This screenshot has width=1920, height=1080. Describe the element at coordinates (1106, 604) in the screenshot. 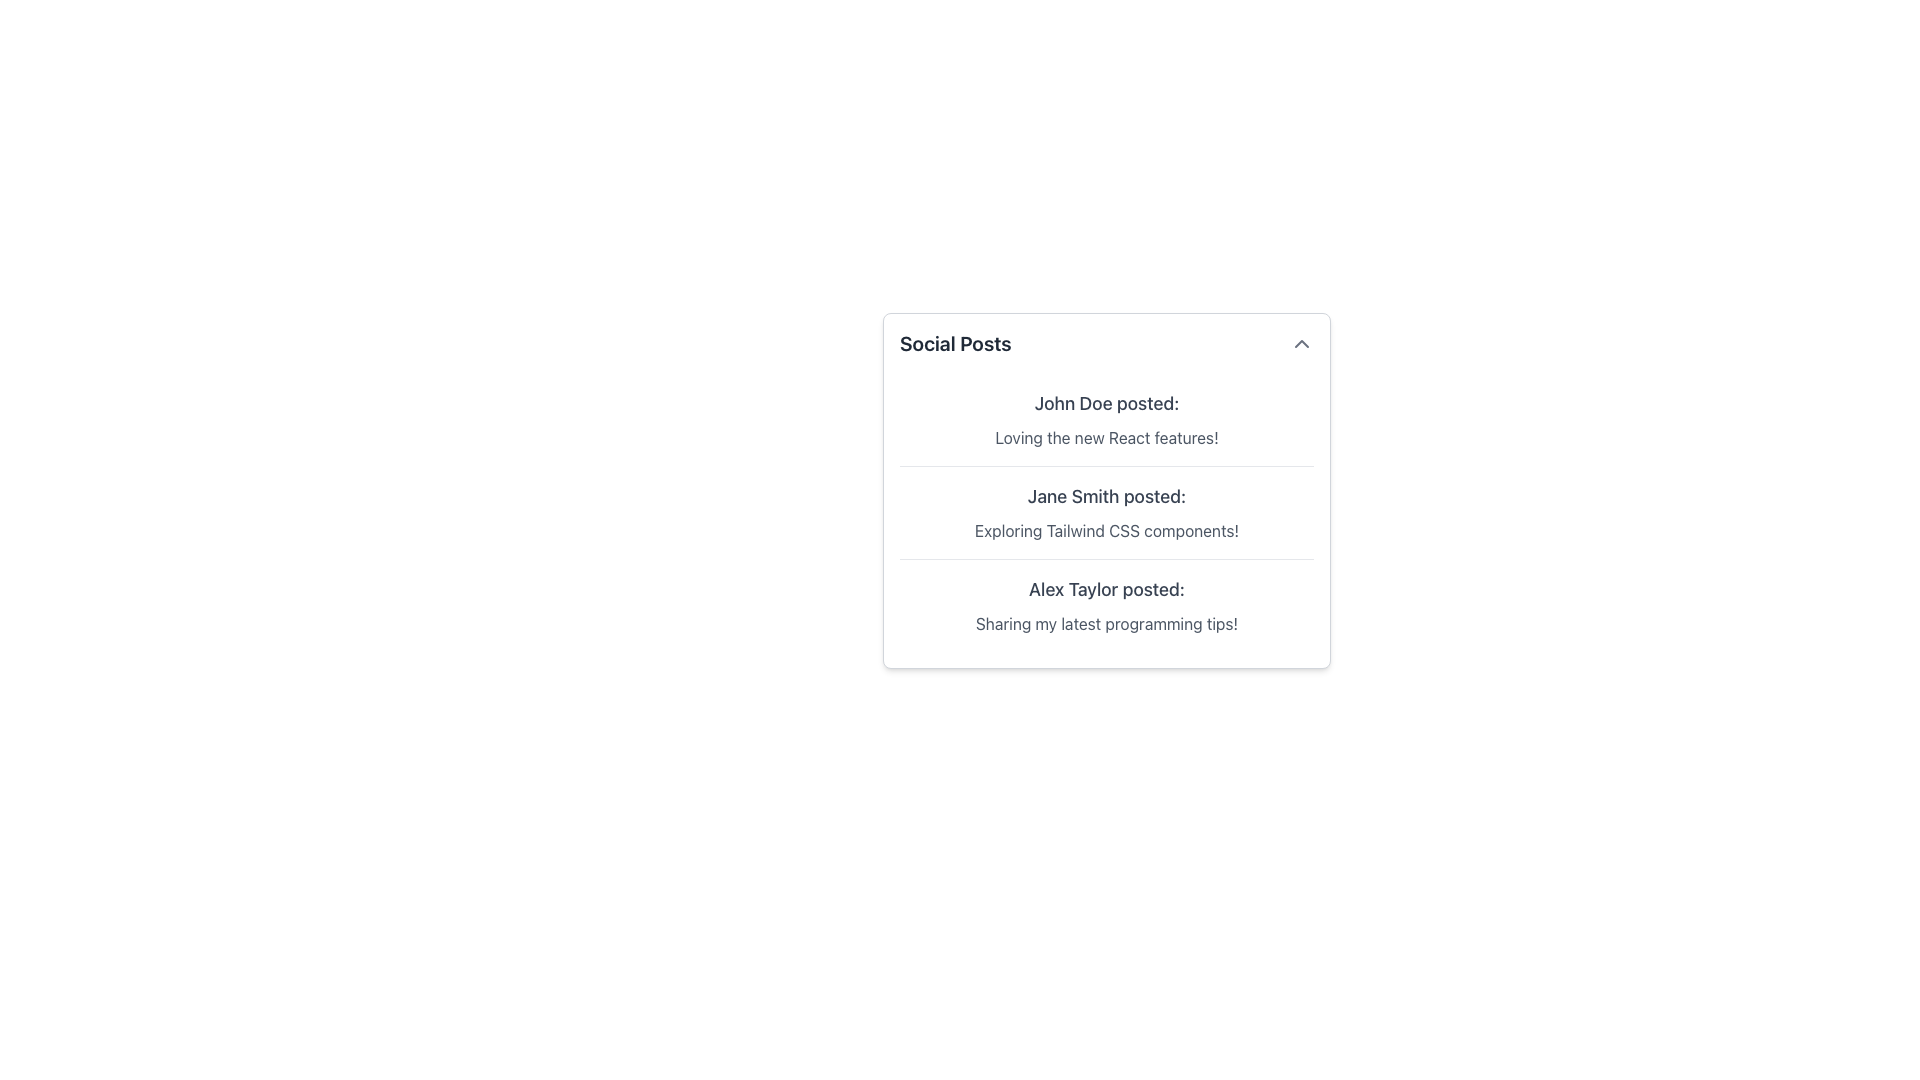

I see `the static text block displaying 'Alex Taylor posted:' followed by 'Sharing my latest programming tips!'` at that location.